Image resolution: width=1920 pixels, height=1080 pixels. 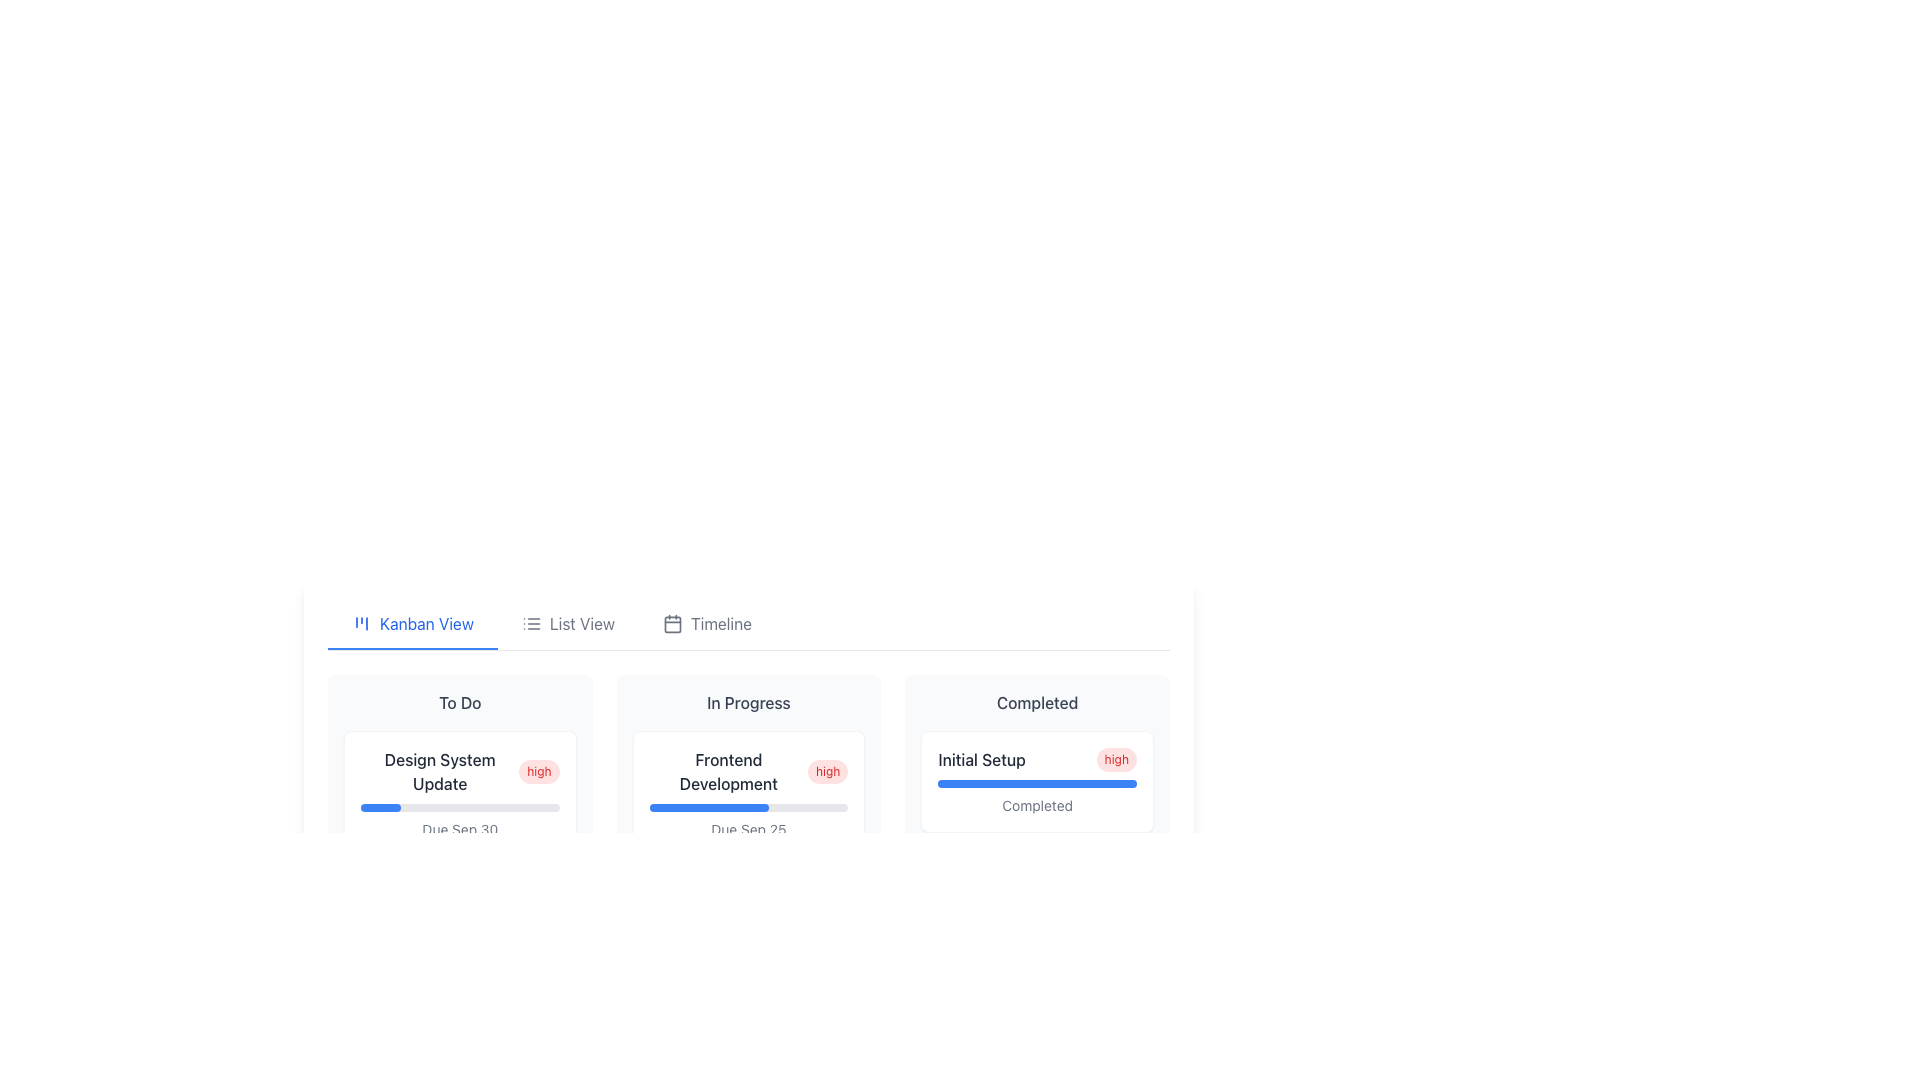 What do you see at coordinates (1115, 759) in the screenshot?
I see `the Priority indicator badge located on the right side of the 'Initial Setup' row within the card under the 'Completed' section` at bounding box center [1115, 759].